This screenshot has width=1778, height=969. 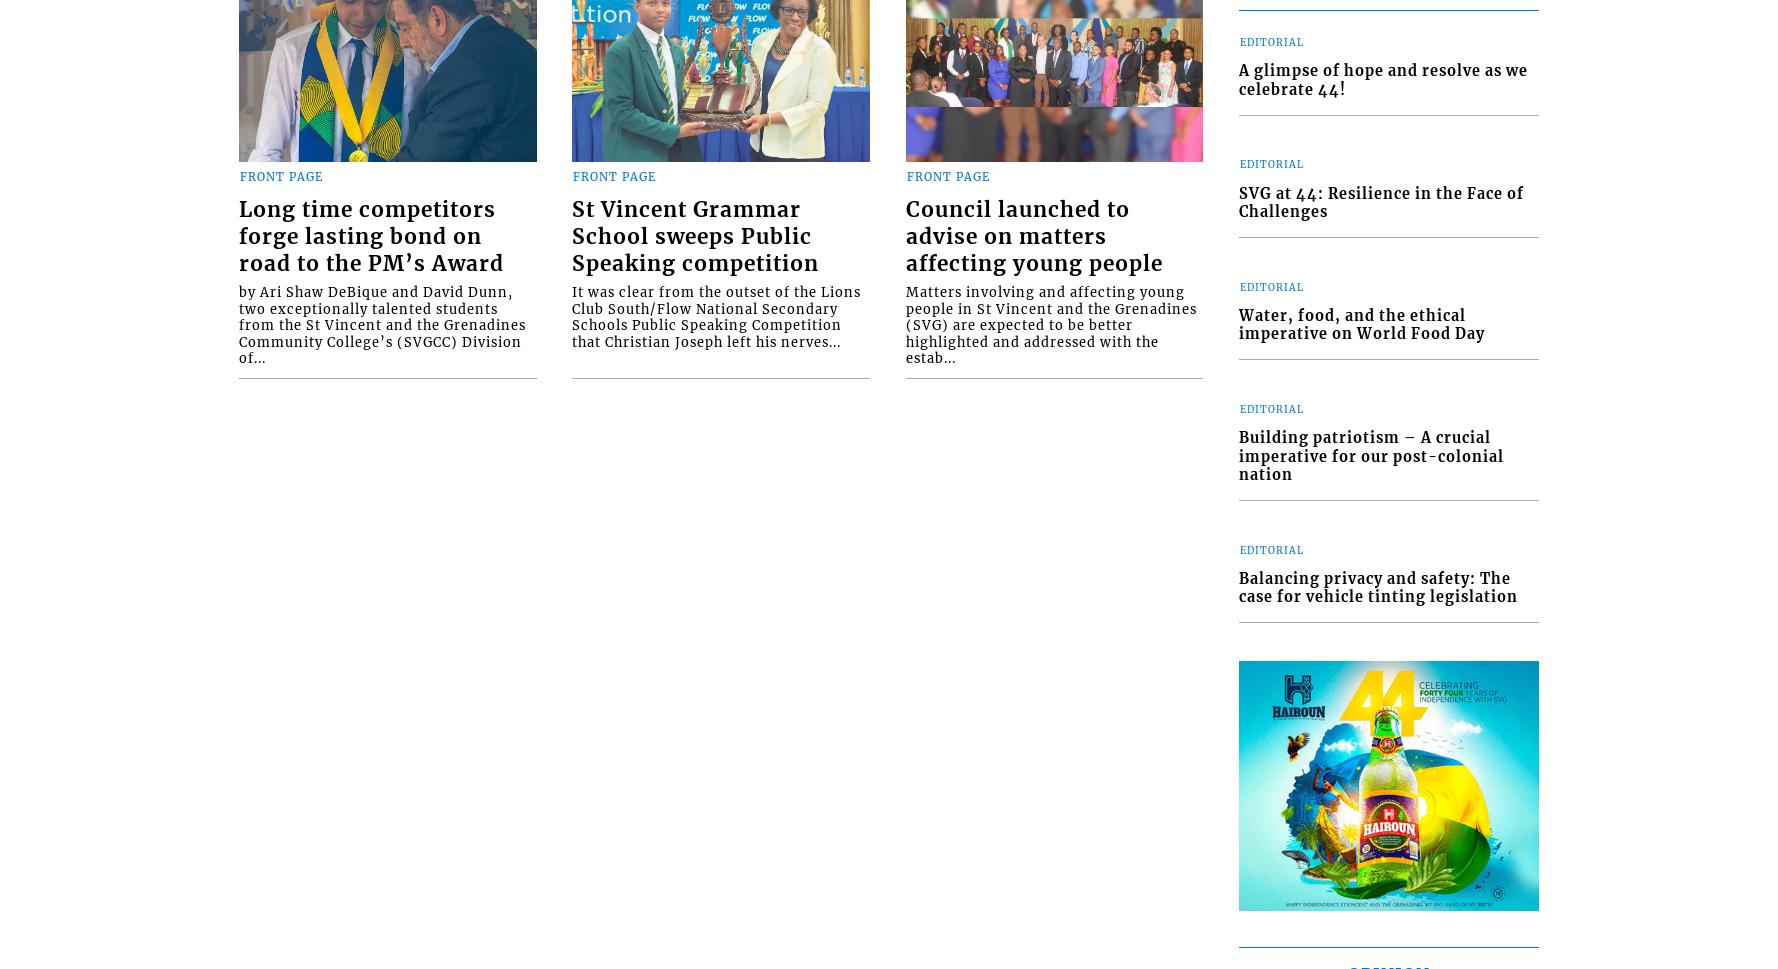 I want to click on 'A glimpse of hope and resolve as we celebrate 44!', so click(x=1382, y=79).